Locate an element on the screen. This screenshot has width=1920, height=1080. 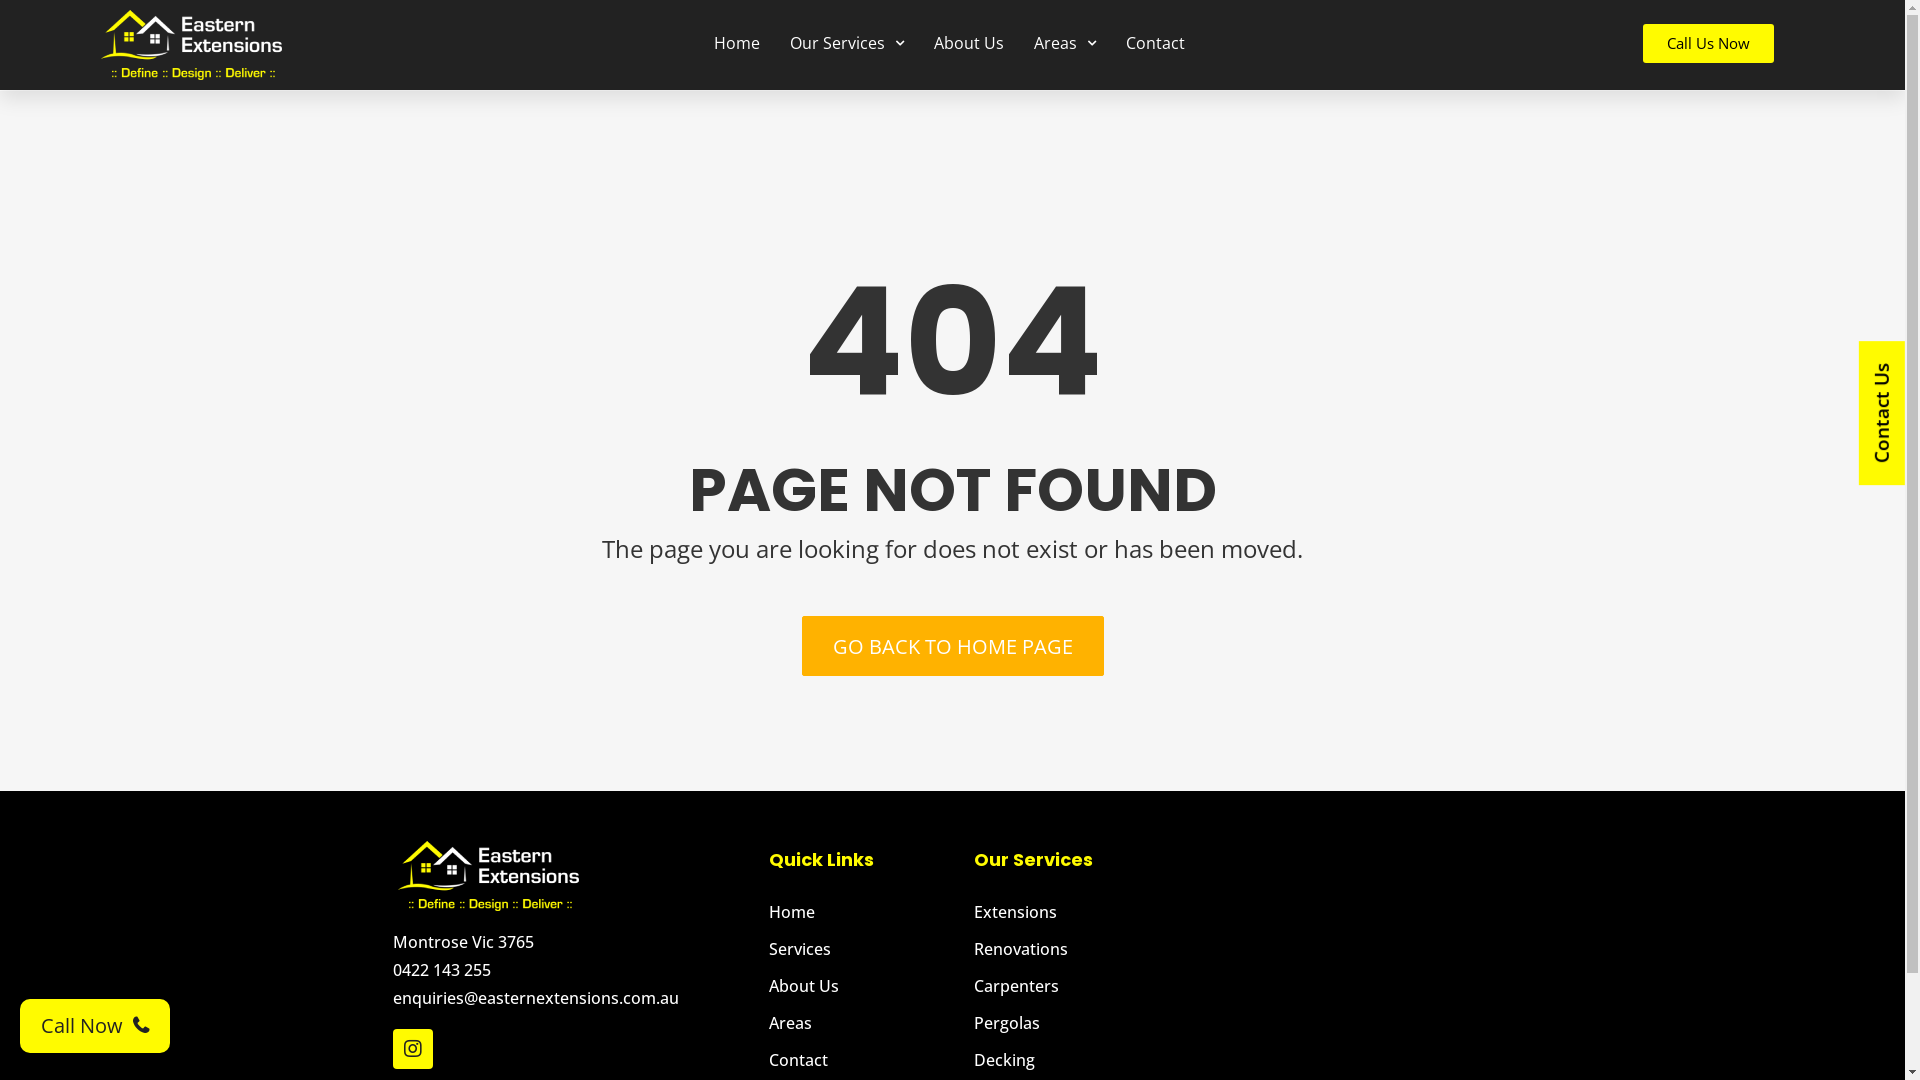
'Carpenters' is located at coordinates (1071, 985).